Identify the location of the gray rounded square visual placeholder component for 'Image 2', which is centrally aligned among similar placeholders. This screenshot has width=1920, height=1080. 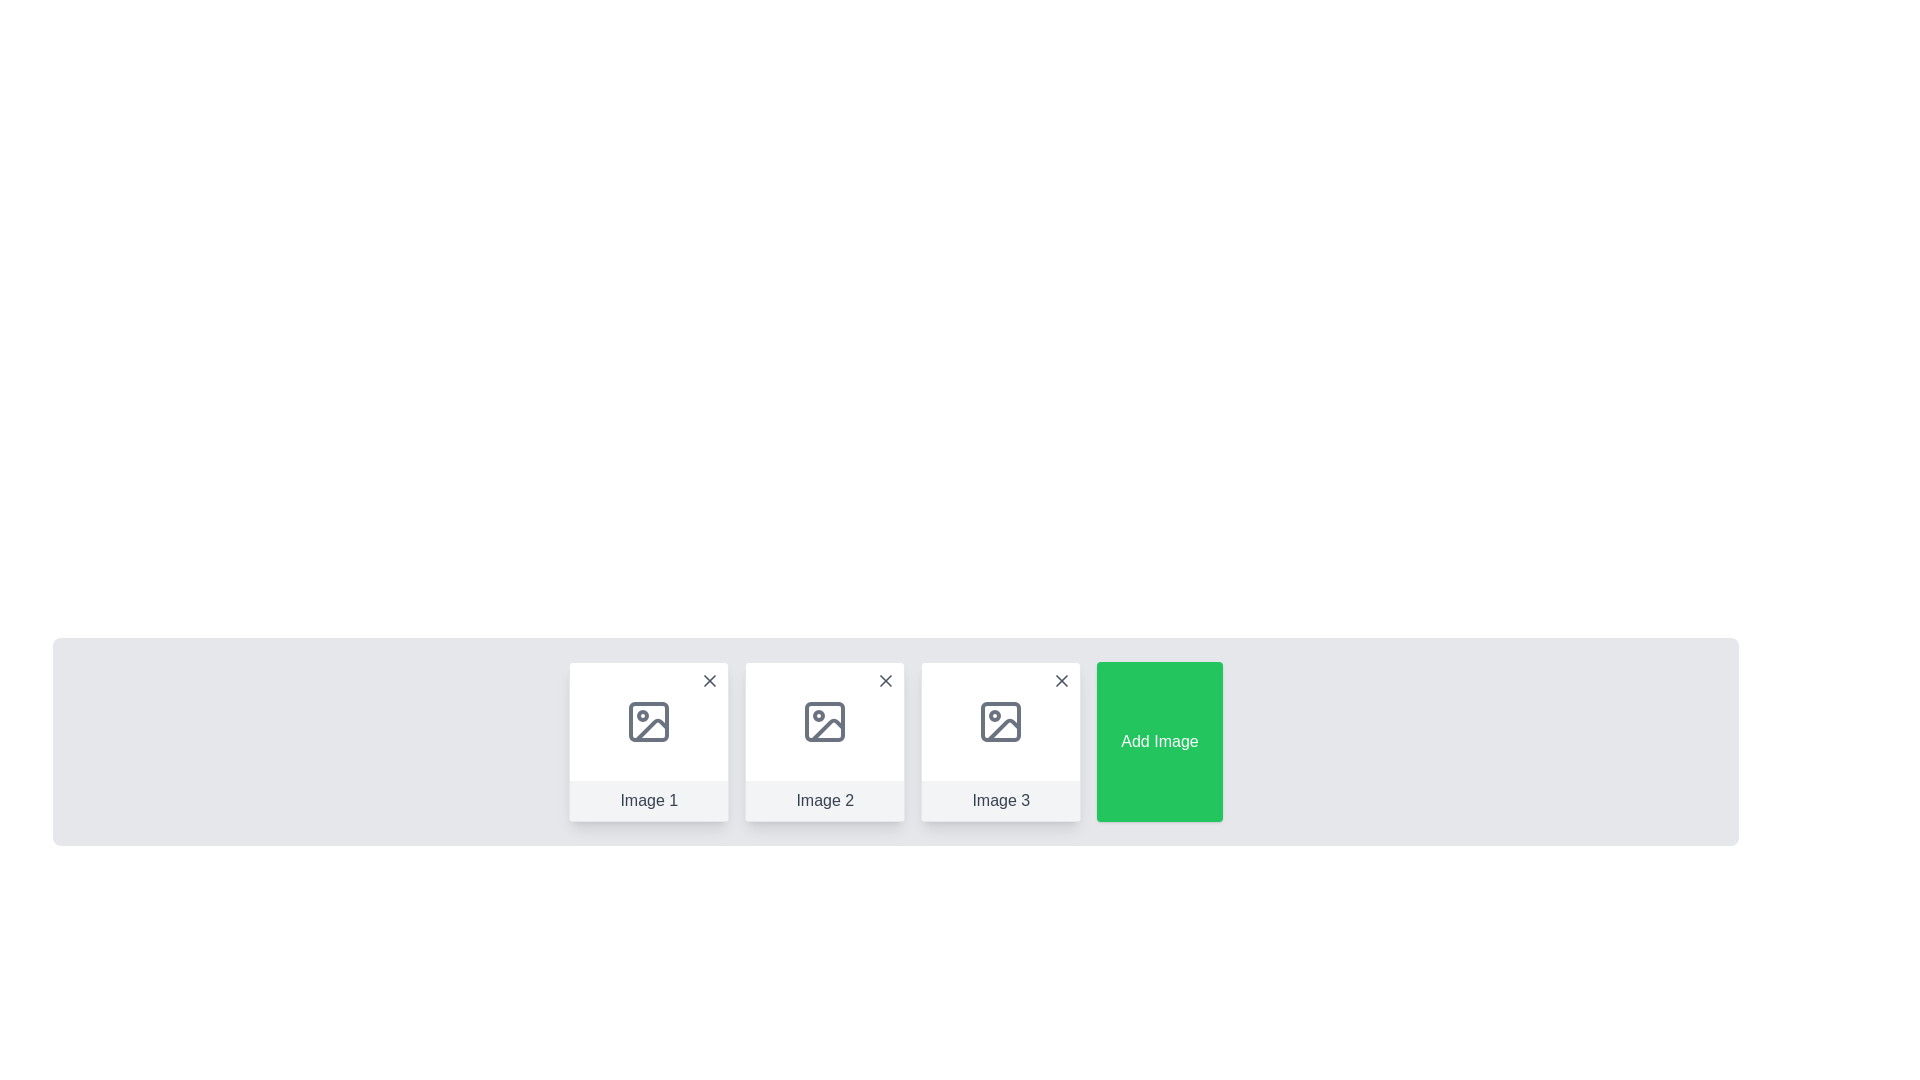
(825, 721).